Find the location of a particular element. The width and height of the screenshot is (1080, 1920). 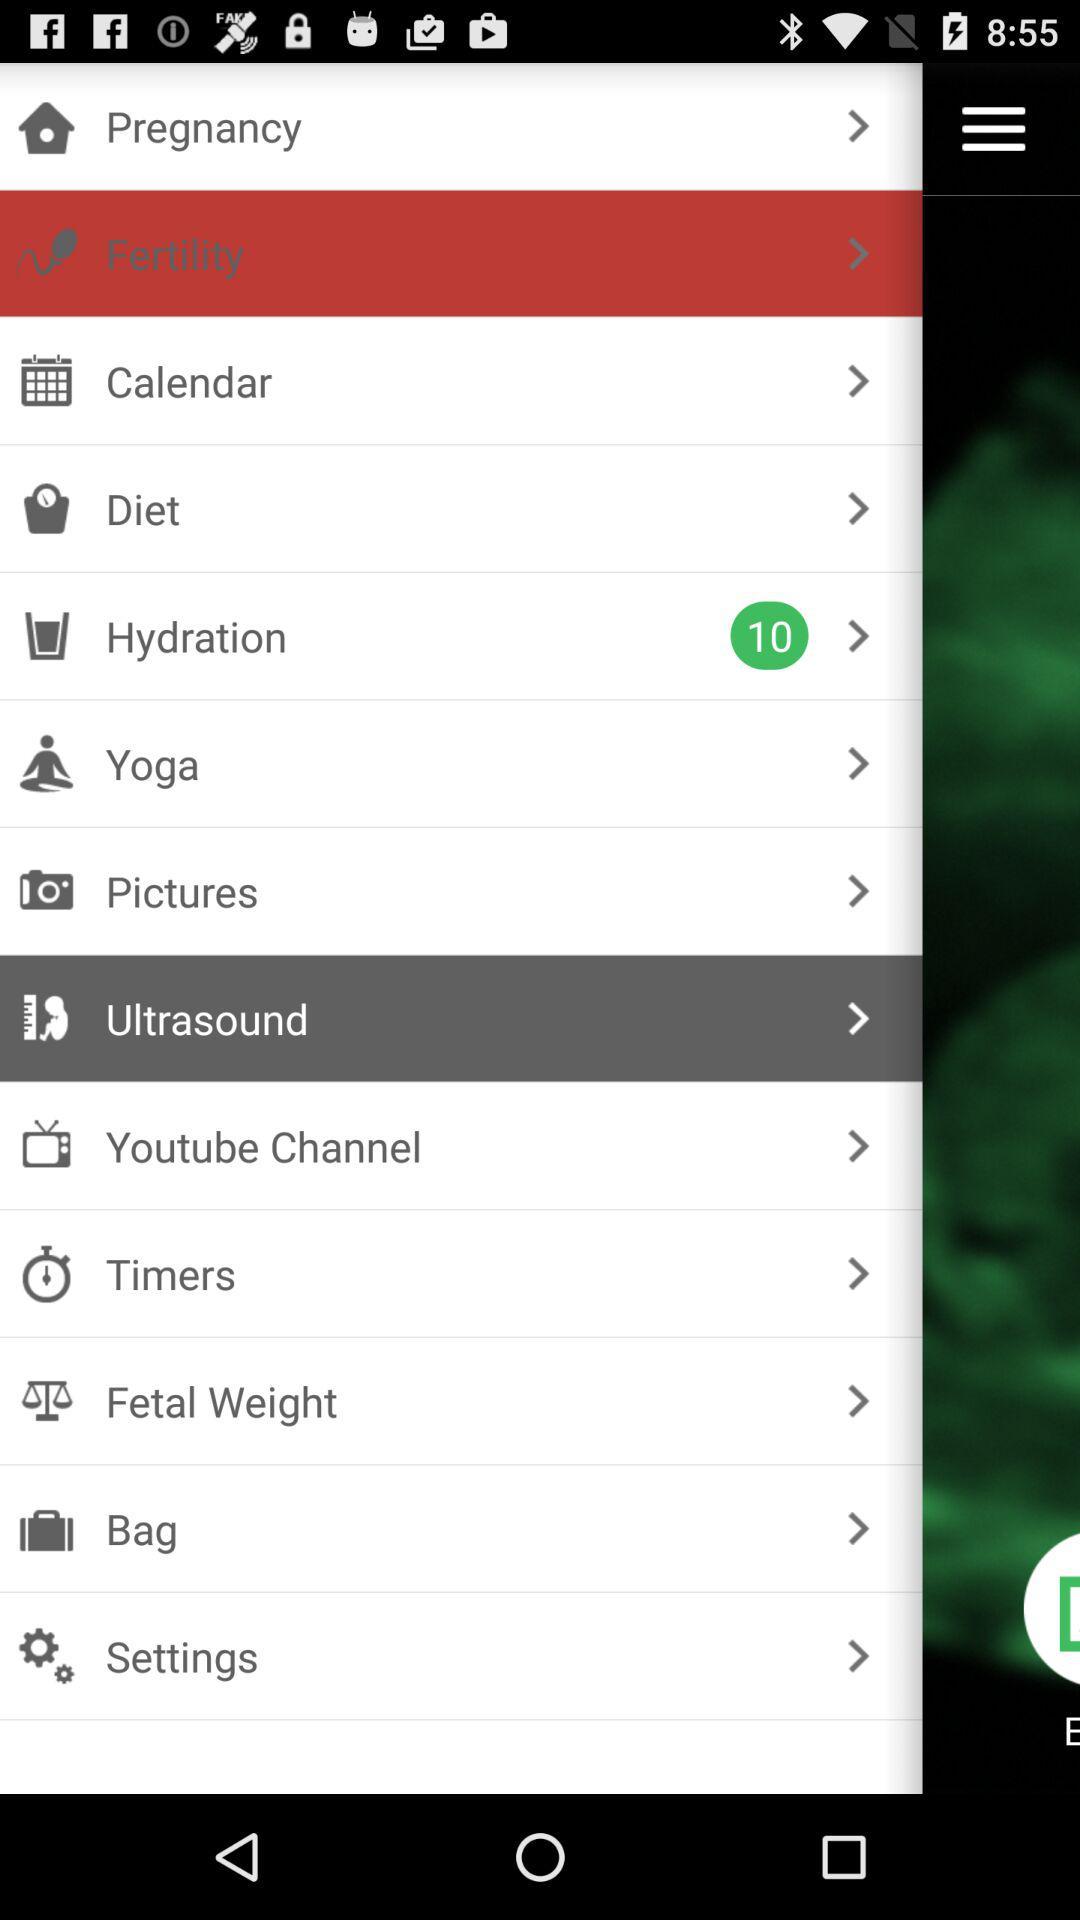

the icon right to ultrasound is located at coordinates (45, 1018).